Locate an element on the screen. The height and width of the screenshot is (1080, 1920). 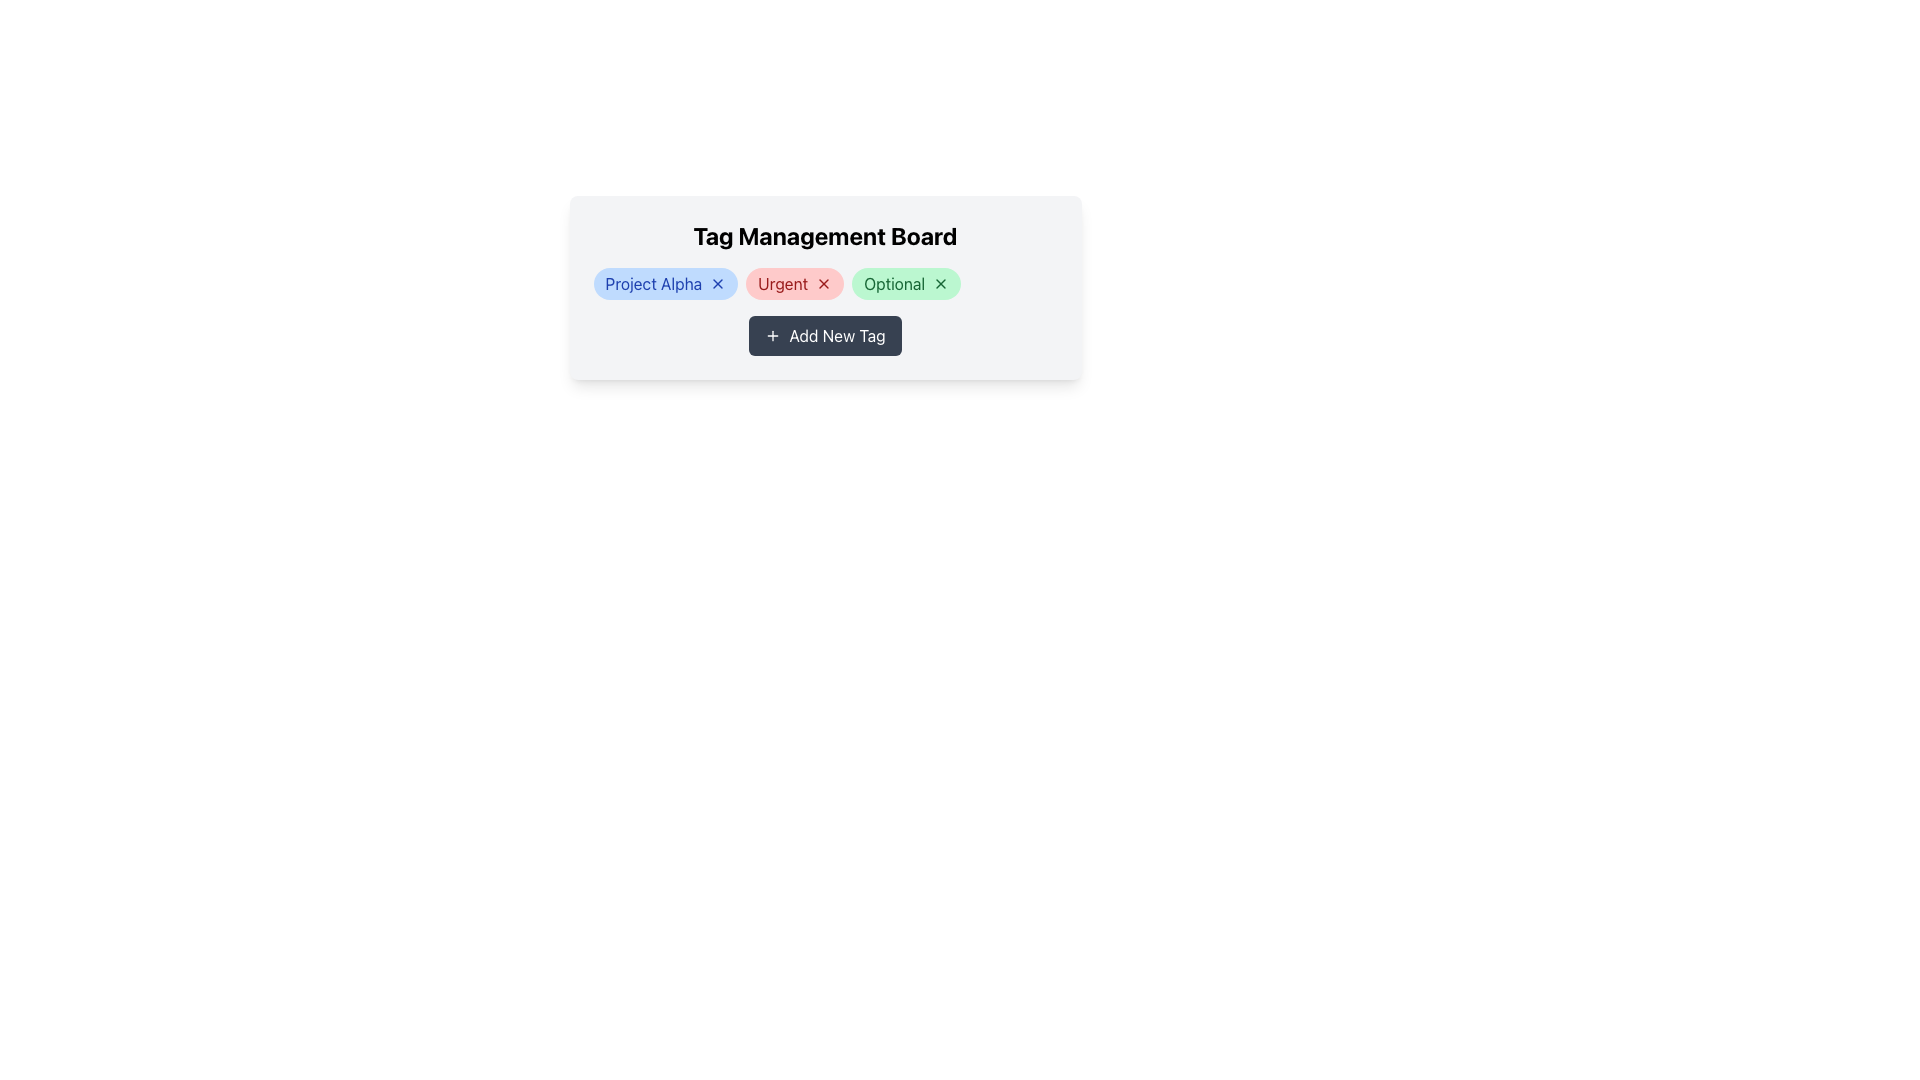
the 'Add New Tag' button, which is a rectangular button with rounded corners, dark gray background, and white text, to initiate adding a new tag is located at coordinates (825, 334).